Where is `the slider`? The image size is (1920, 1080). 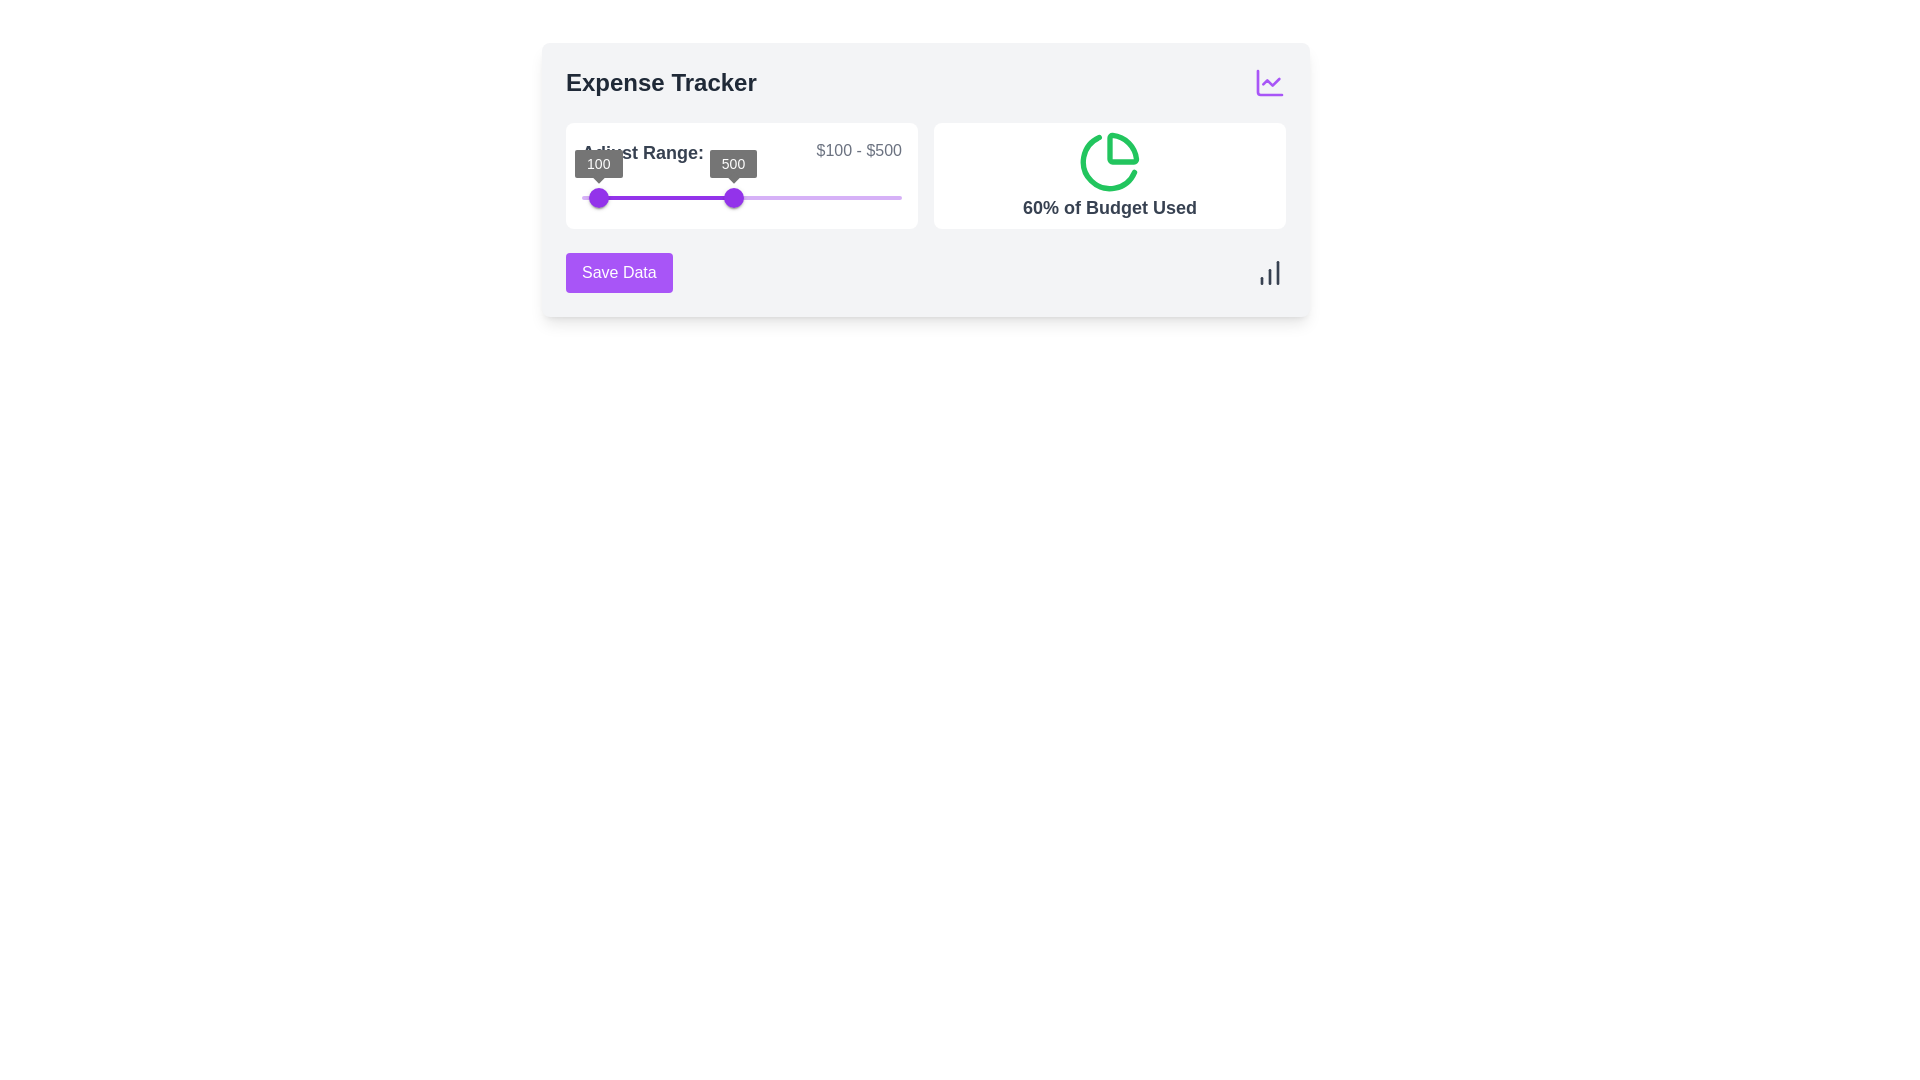
the slider is located at coordinates (771, 197).